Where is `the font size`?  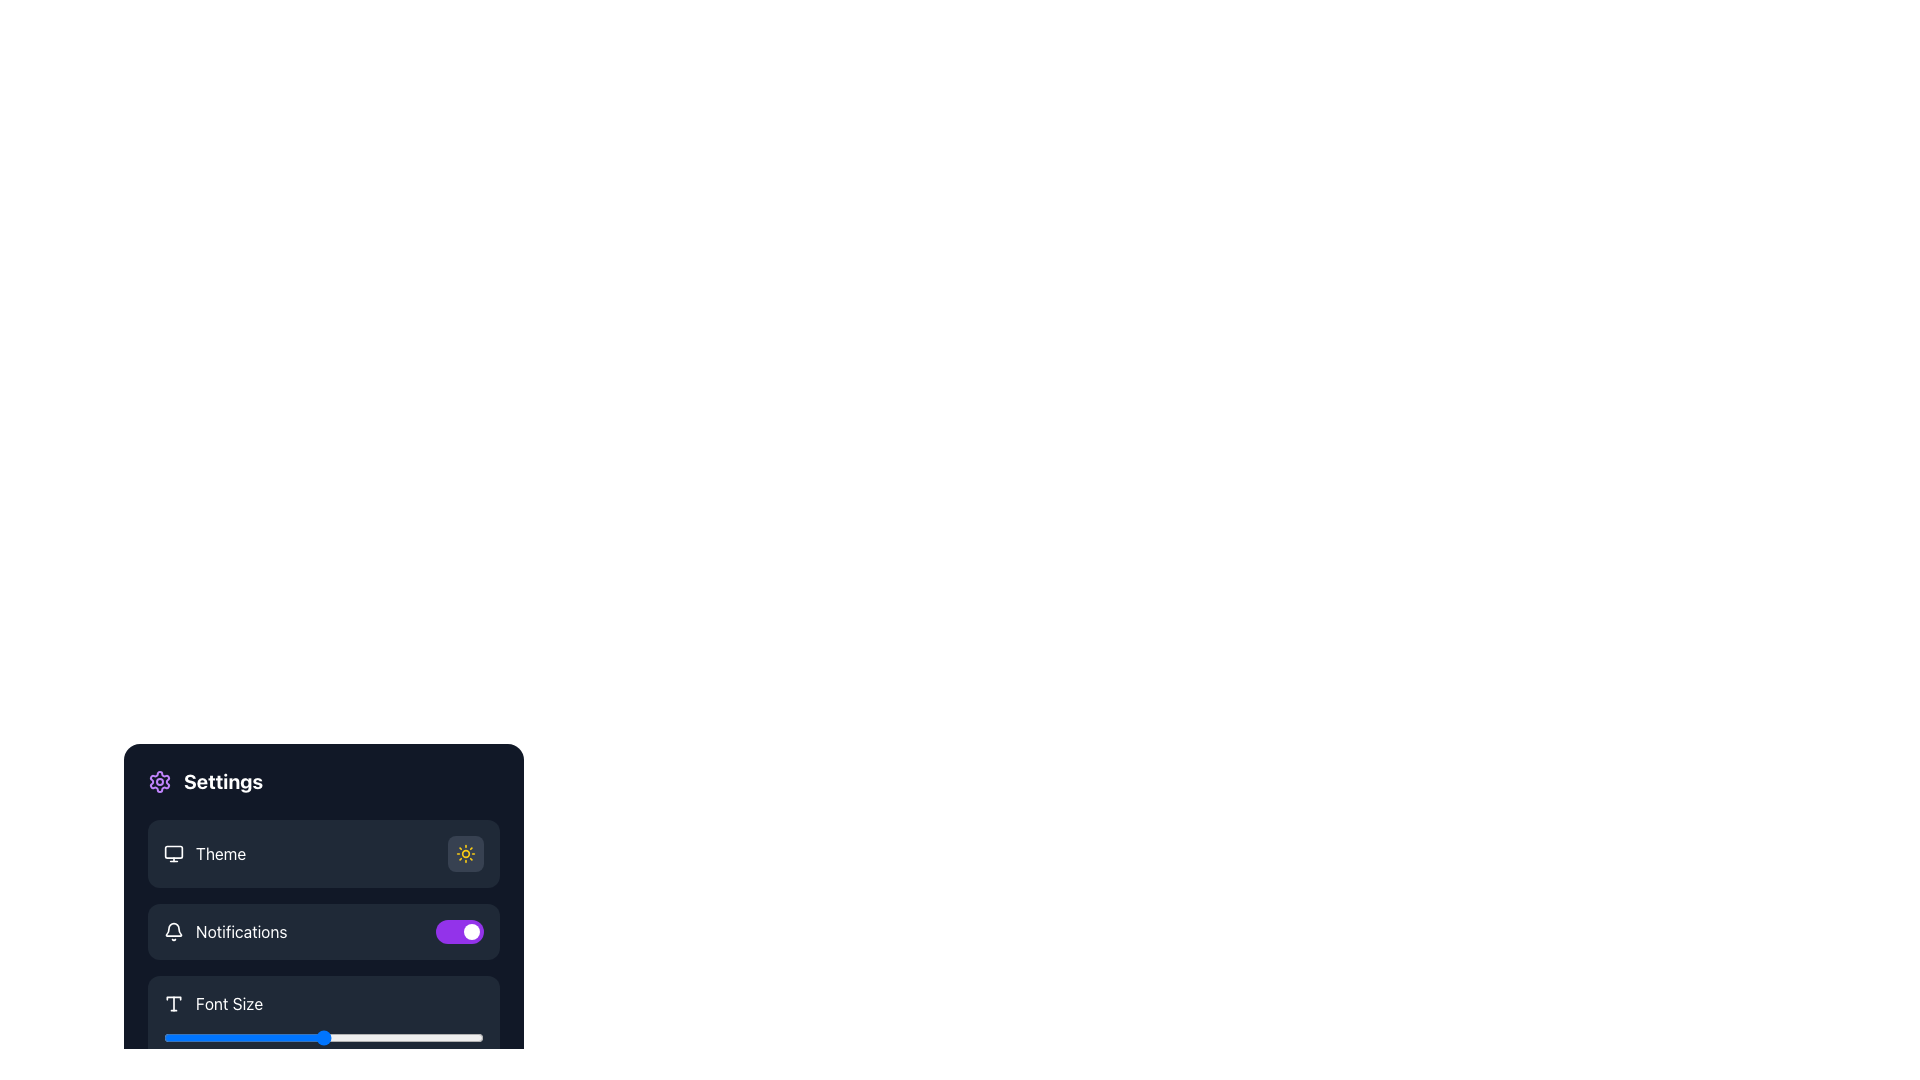 the font size is located at coordinates (237, 1036).